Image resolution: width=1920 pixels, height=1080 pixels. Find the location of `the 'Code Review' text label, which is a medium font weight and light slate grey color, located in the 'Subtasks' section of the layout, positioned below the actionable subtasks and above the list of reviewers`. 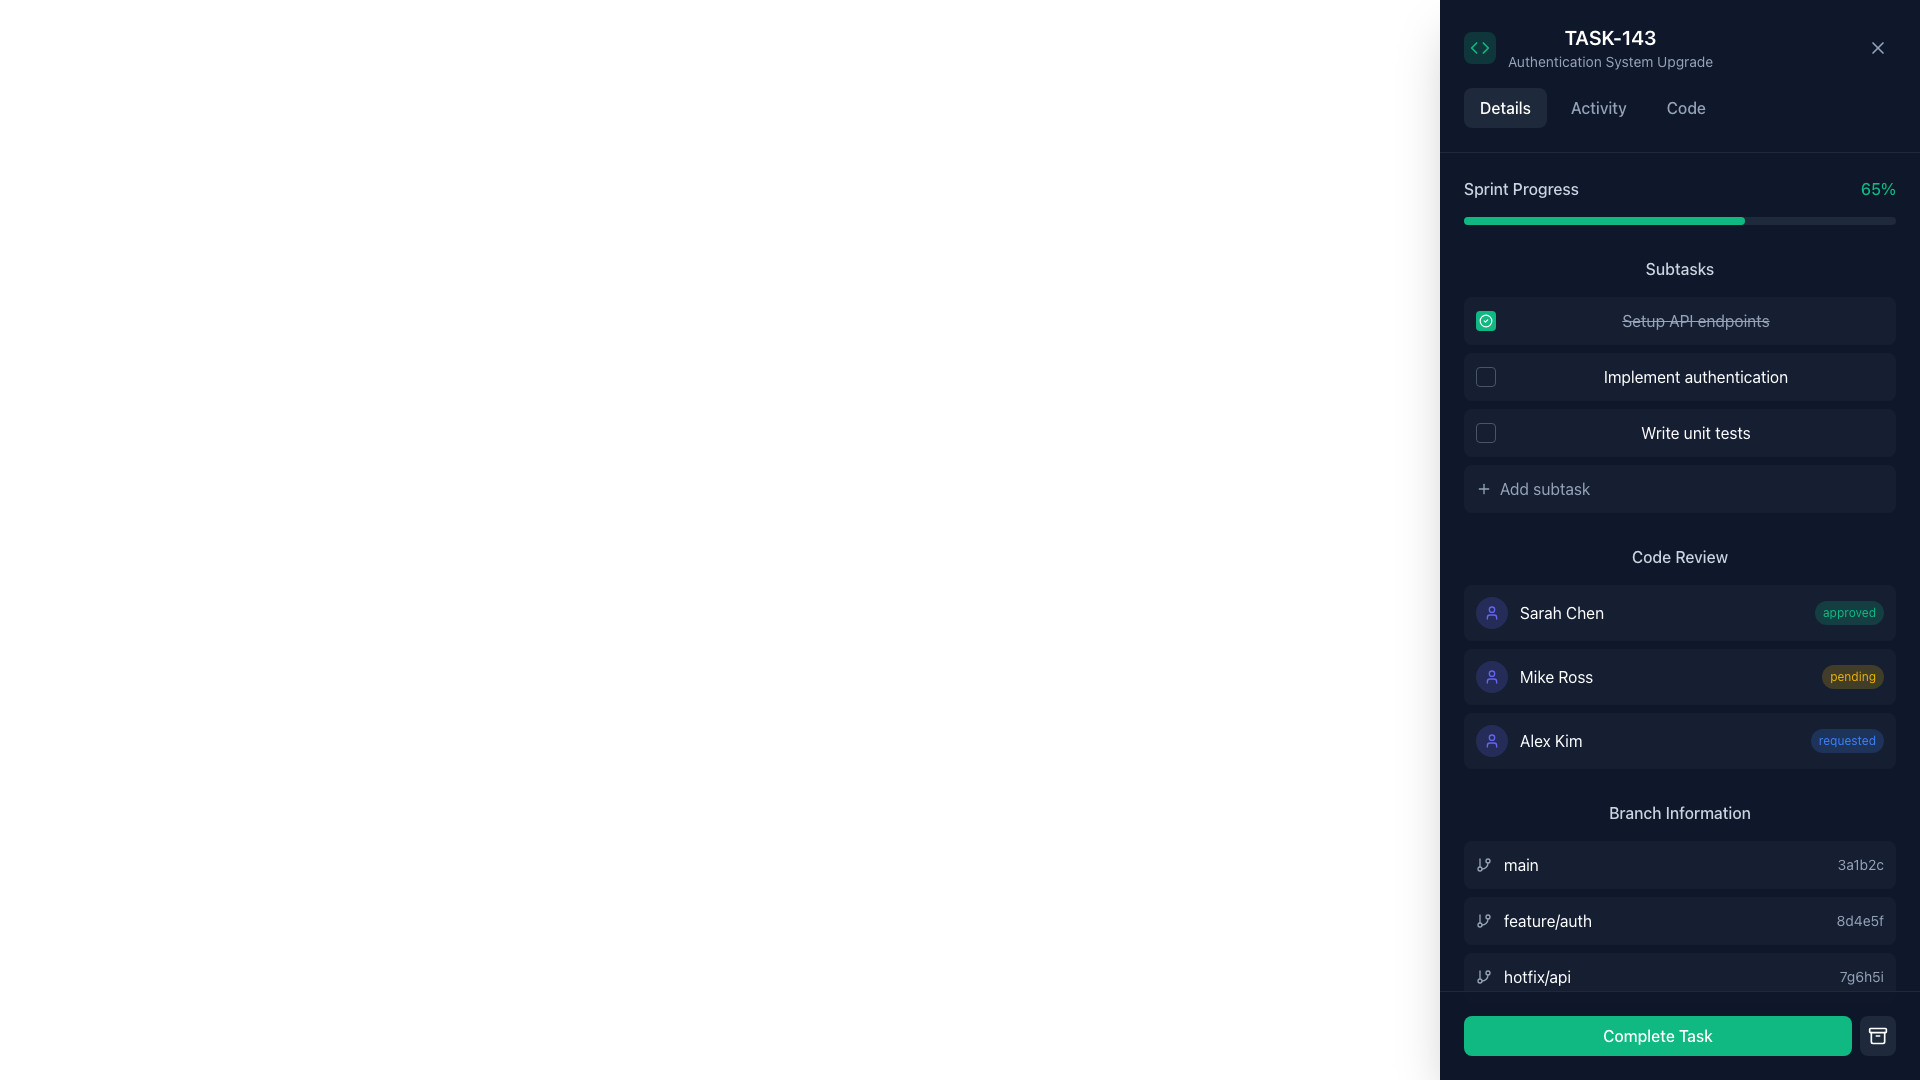

the 'Code Review' text label, which is a medium font weight and light slate grey color, located in the 'Subtasks' section of the layout, positioned below the actionable subtasks and above the list of reviewers is located at coordinates (1680, 556).